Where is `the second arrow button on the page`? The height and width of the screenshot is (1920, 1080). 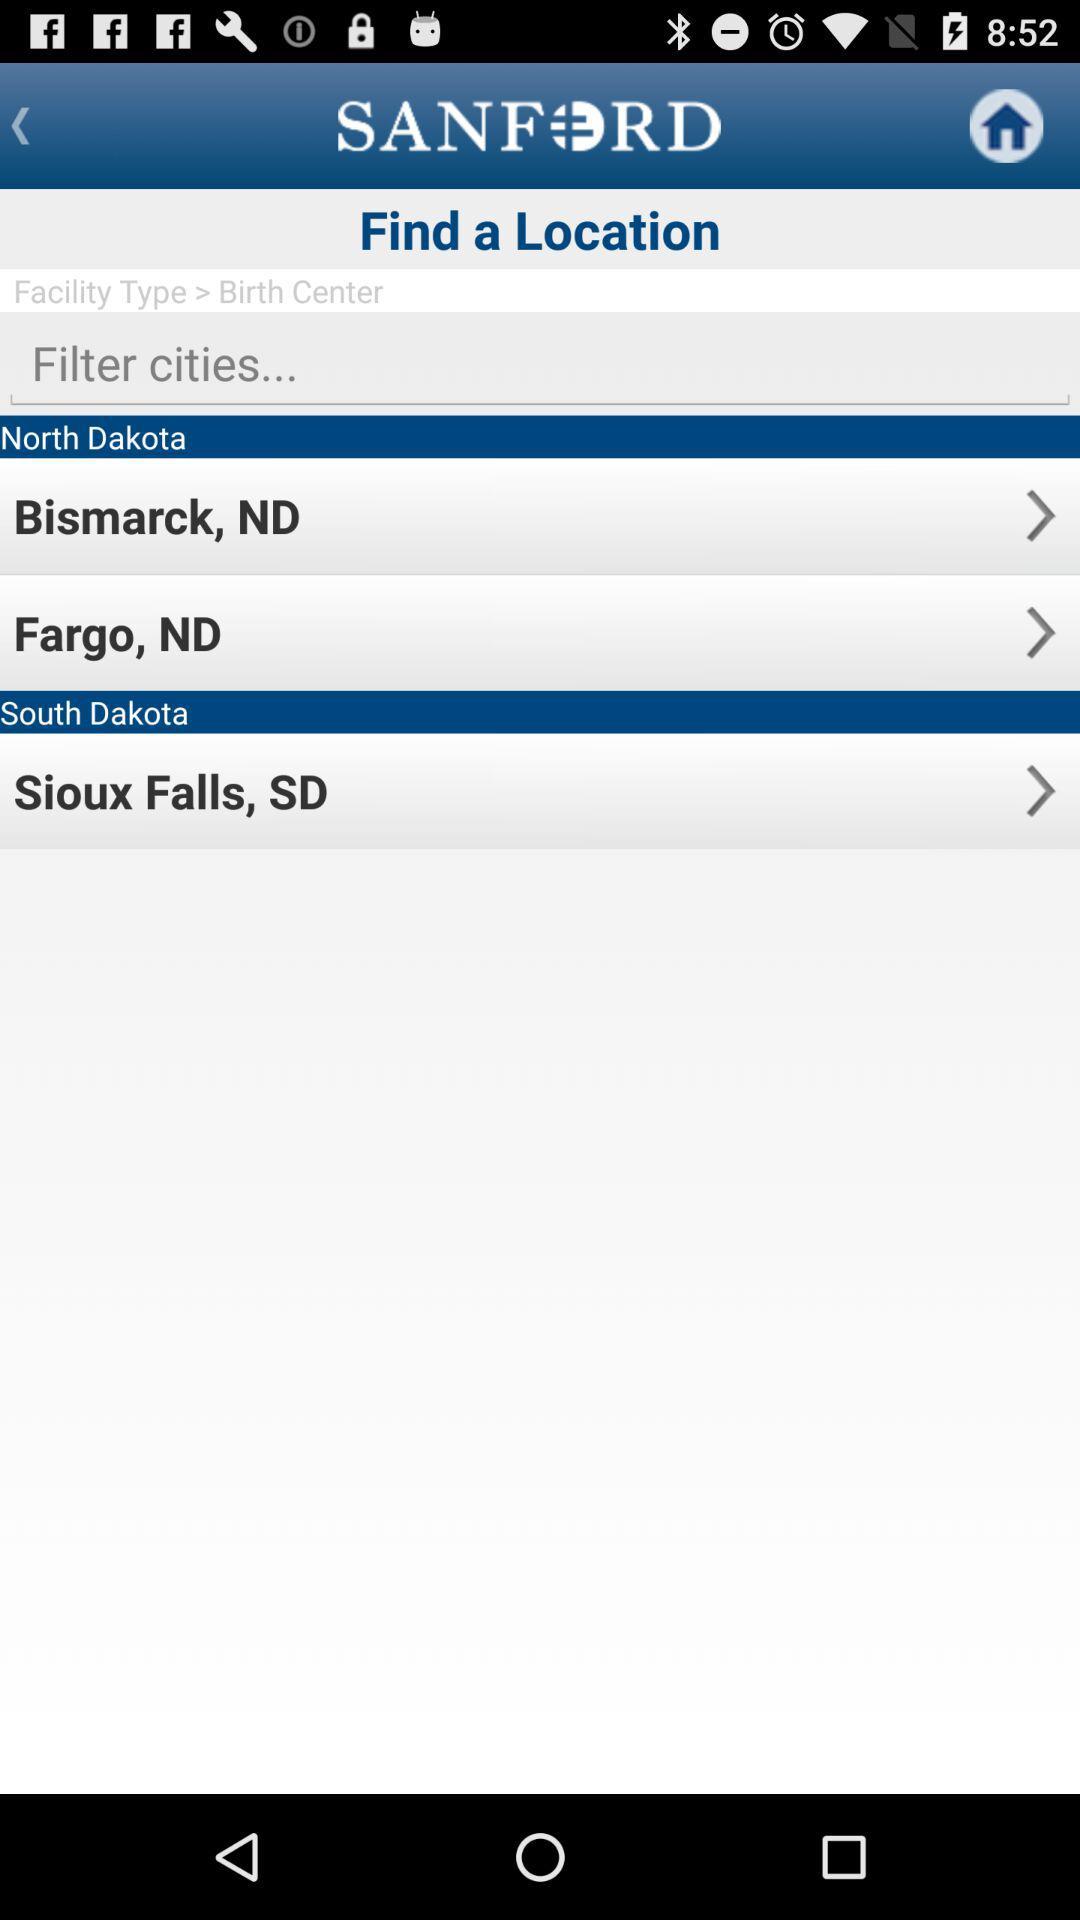
the second arrow button on the page is located at coordinates (1039, 631).